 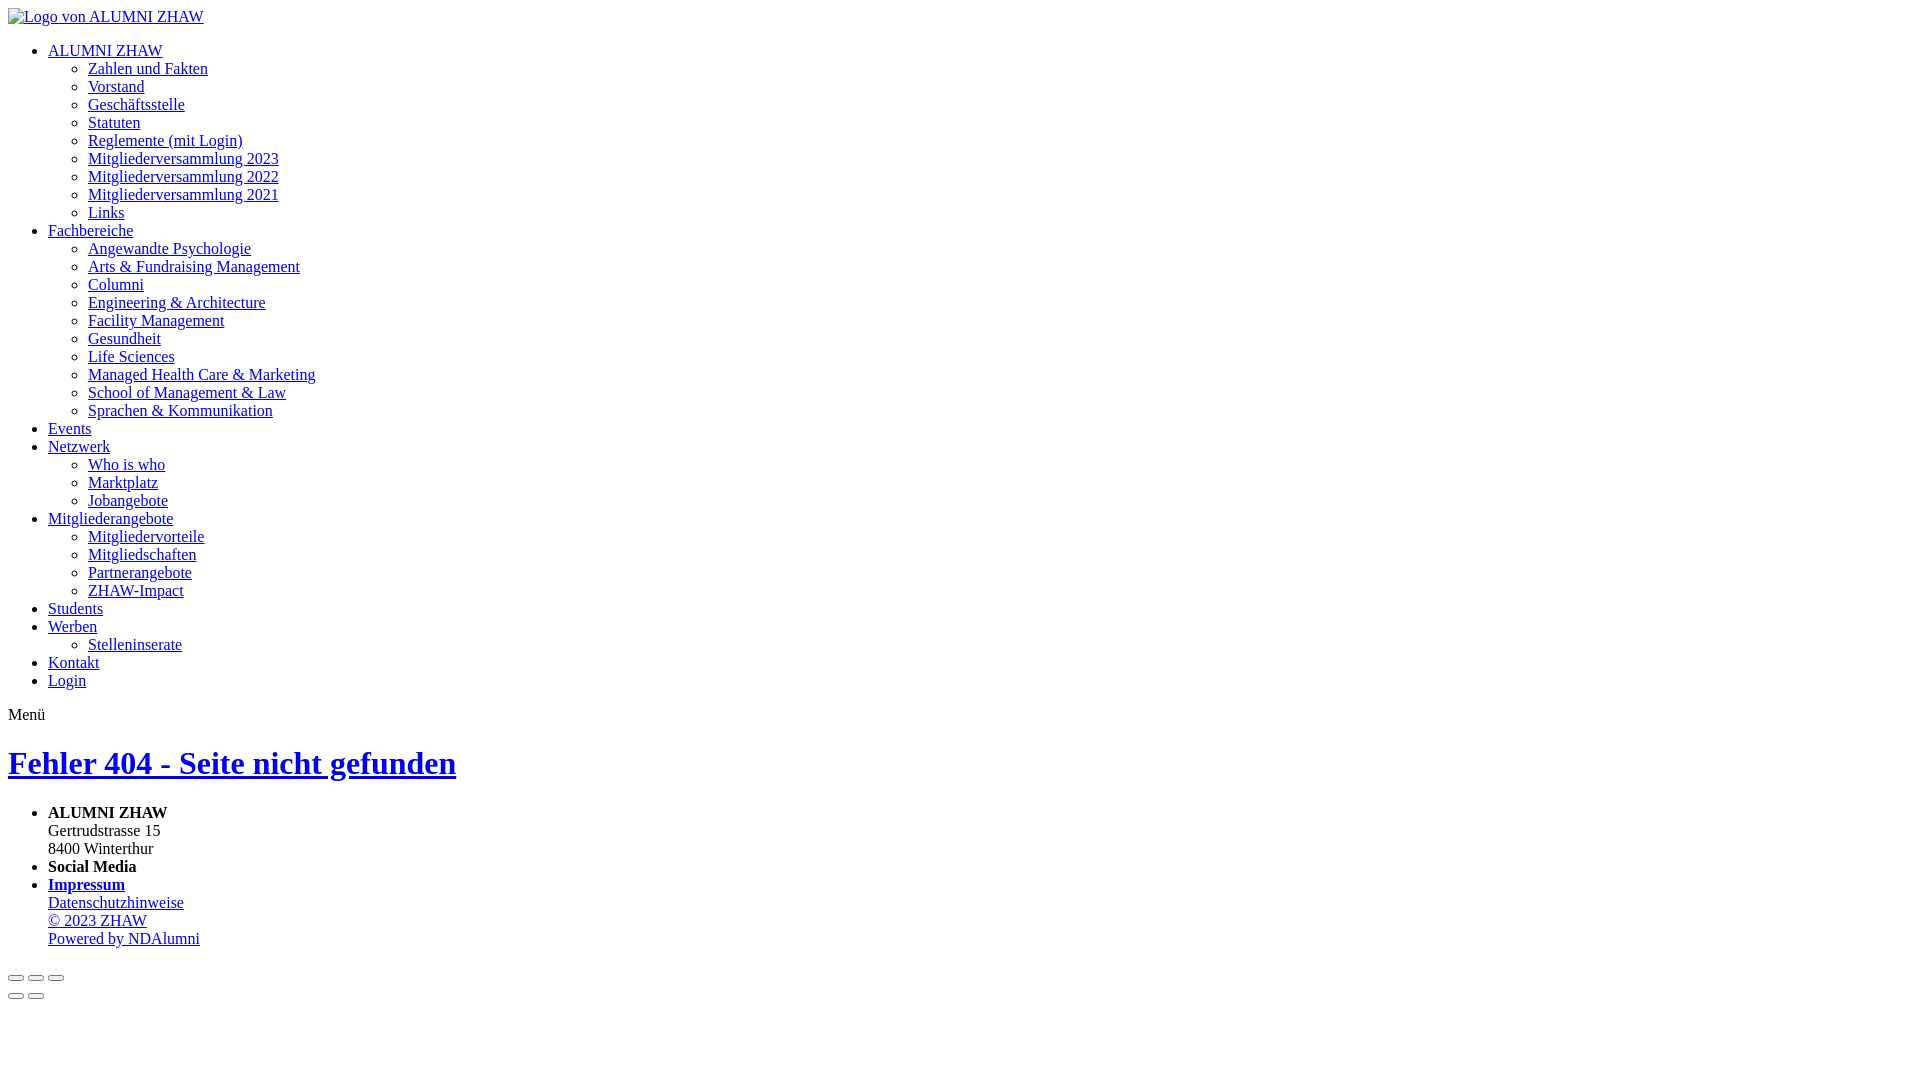 I want to click on 'Engineering & Architecture', so click(x=177, y=302).